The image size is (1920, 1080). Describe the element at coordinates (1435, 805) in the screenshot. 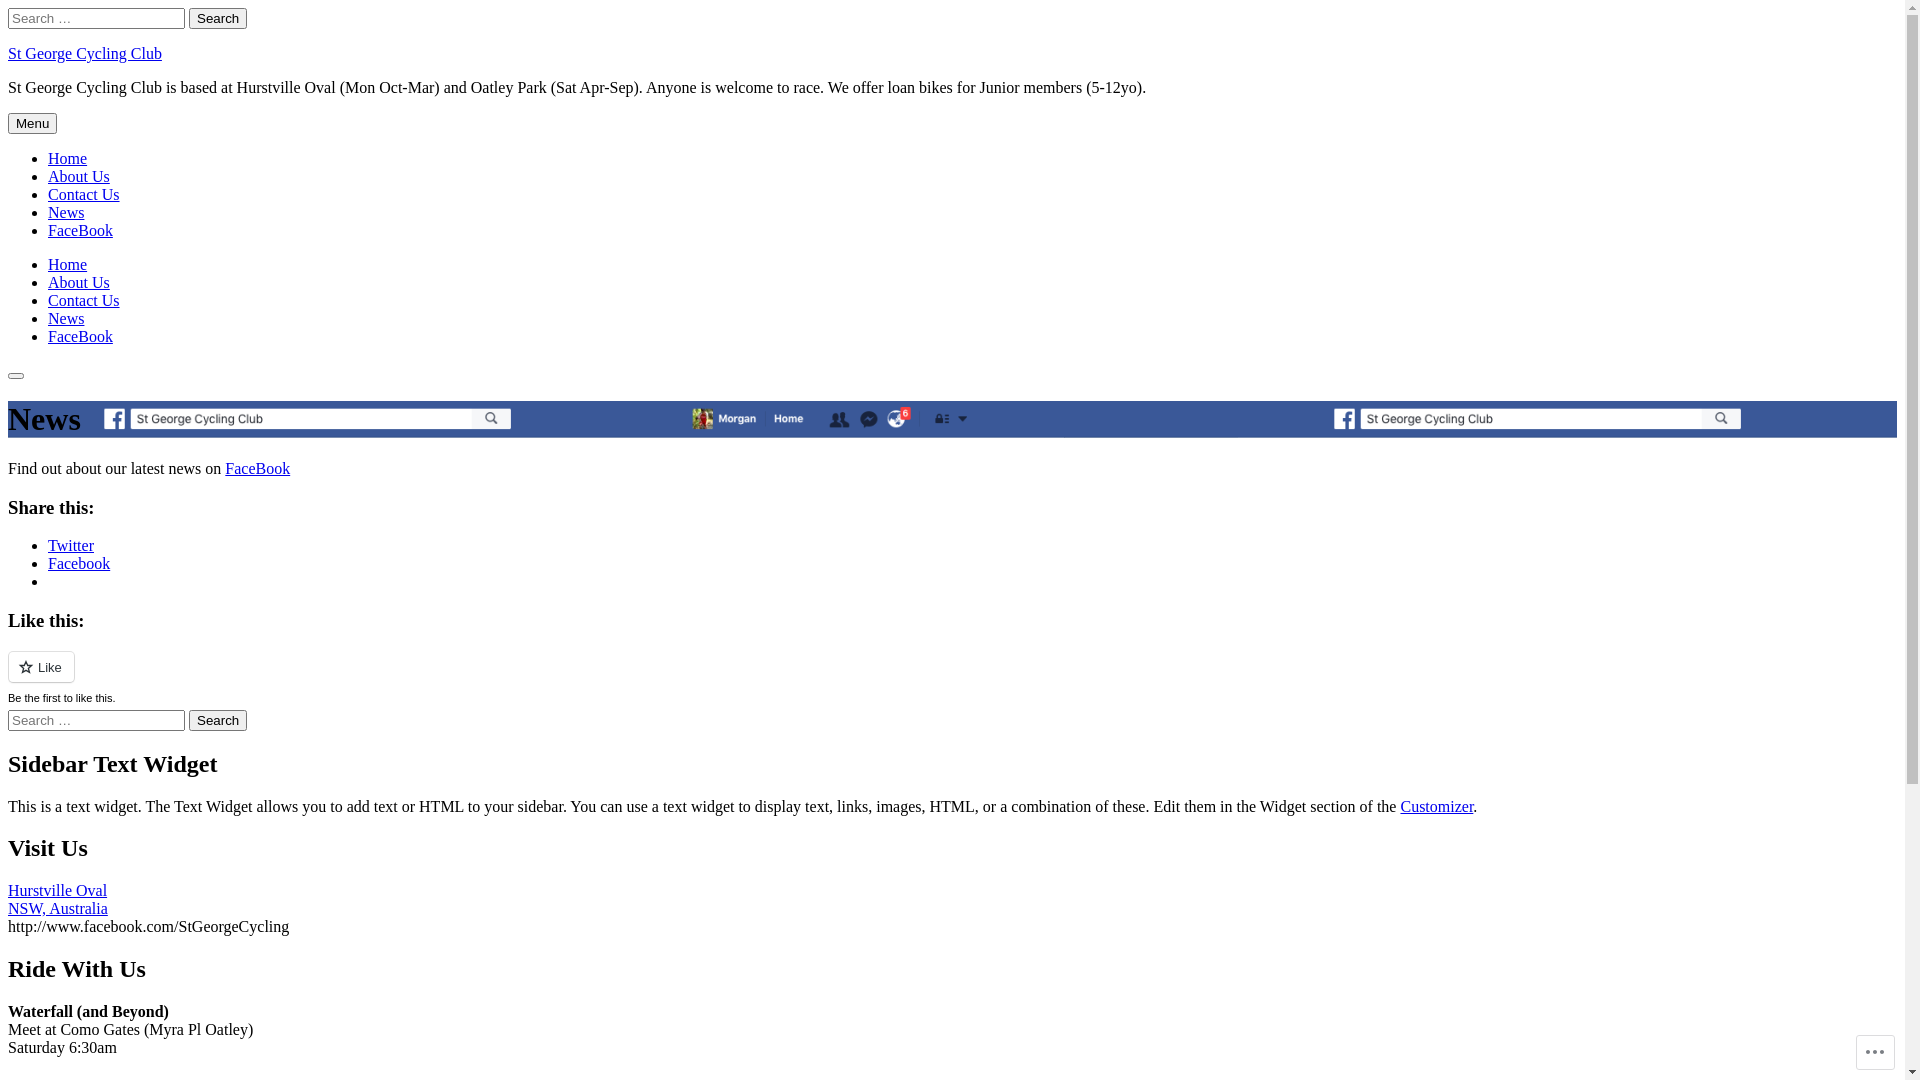

I see `'Customizer'` at that location.